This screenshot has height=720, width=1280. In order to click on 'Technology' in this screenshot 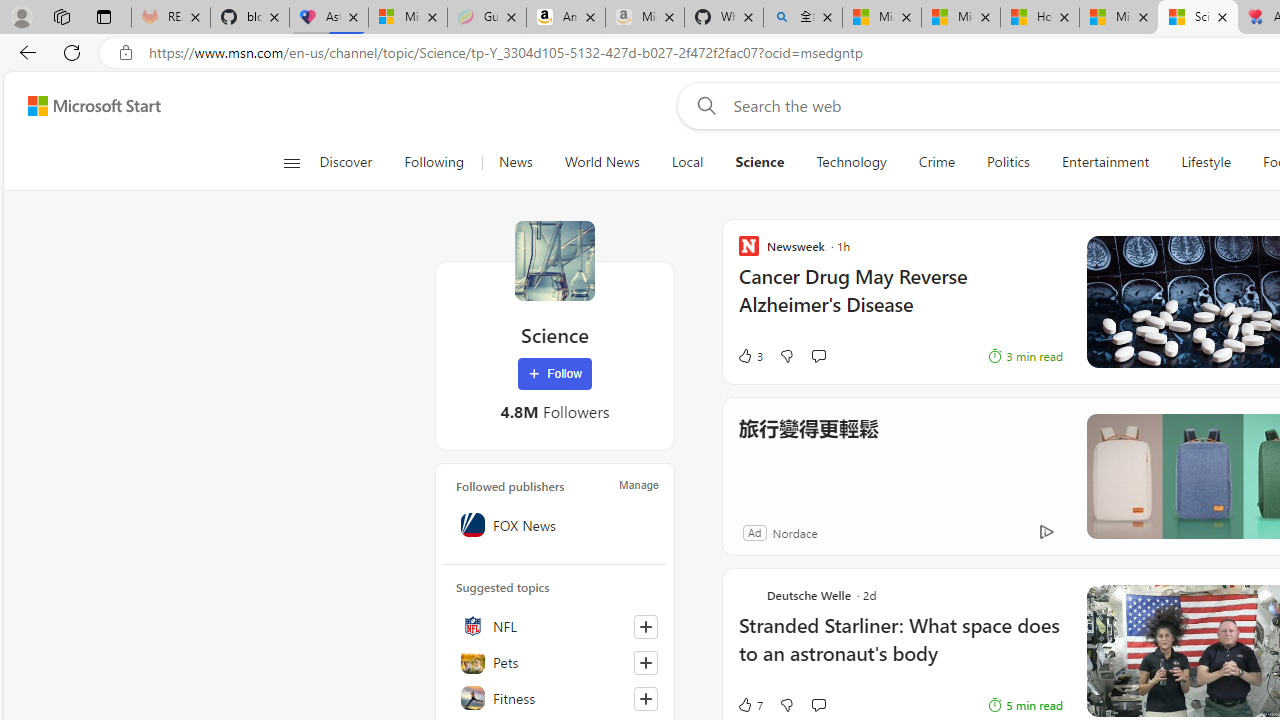, I will do `click(851, 162)`.